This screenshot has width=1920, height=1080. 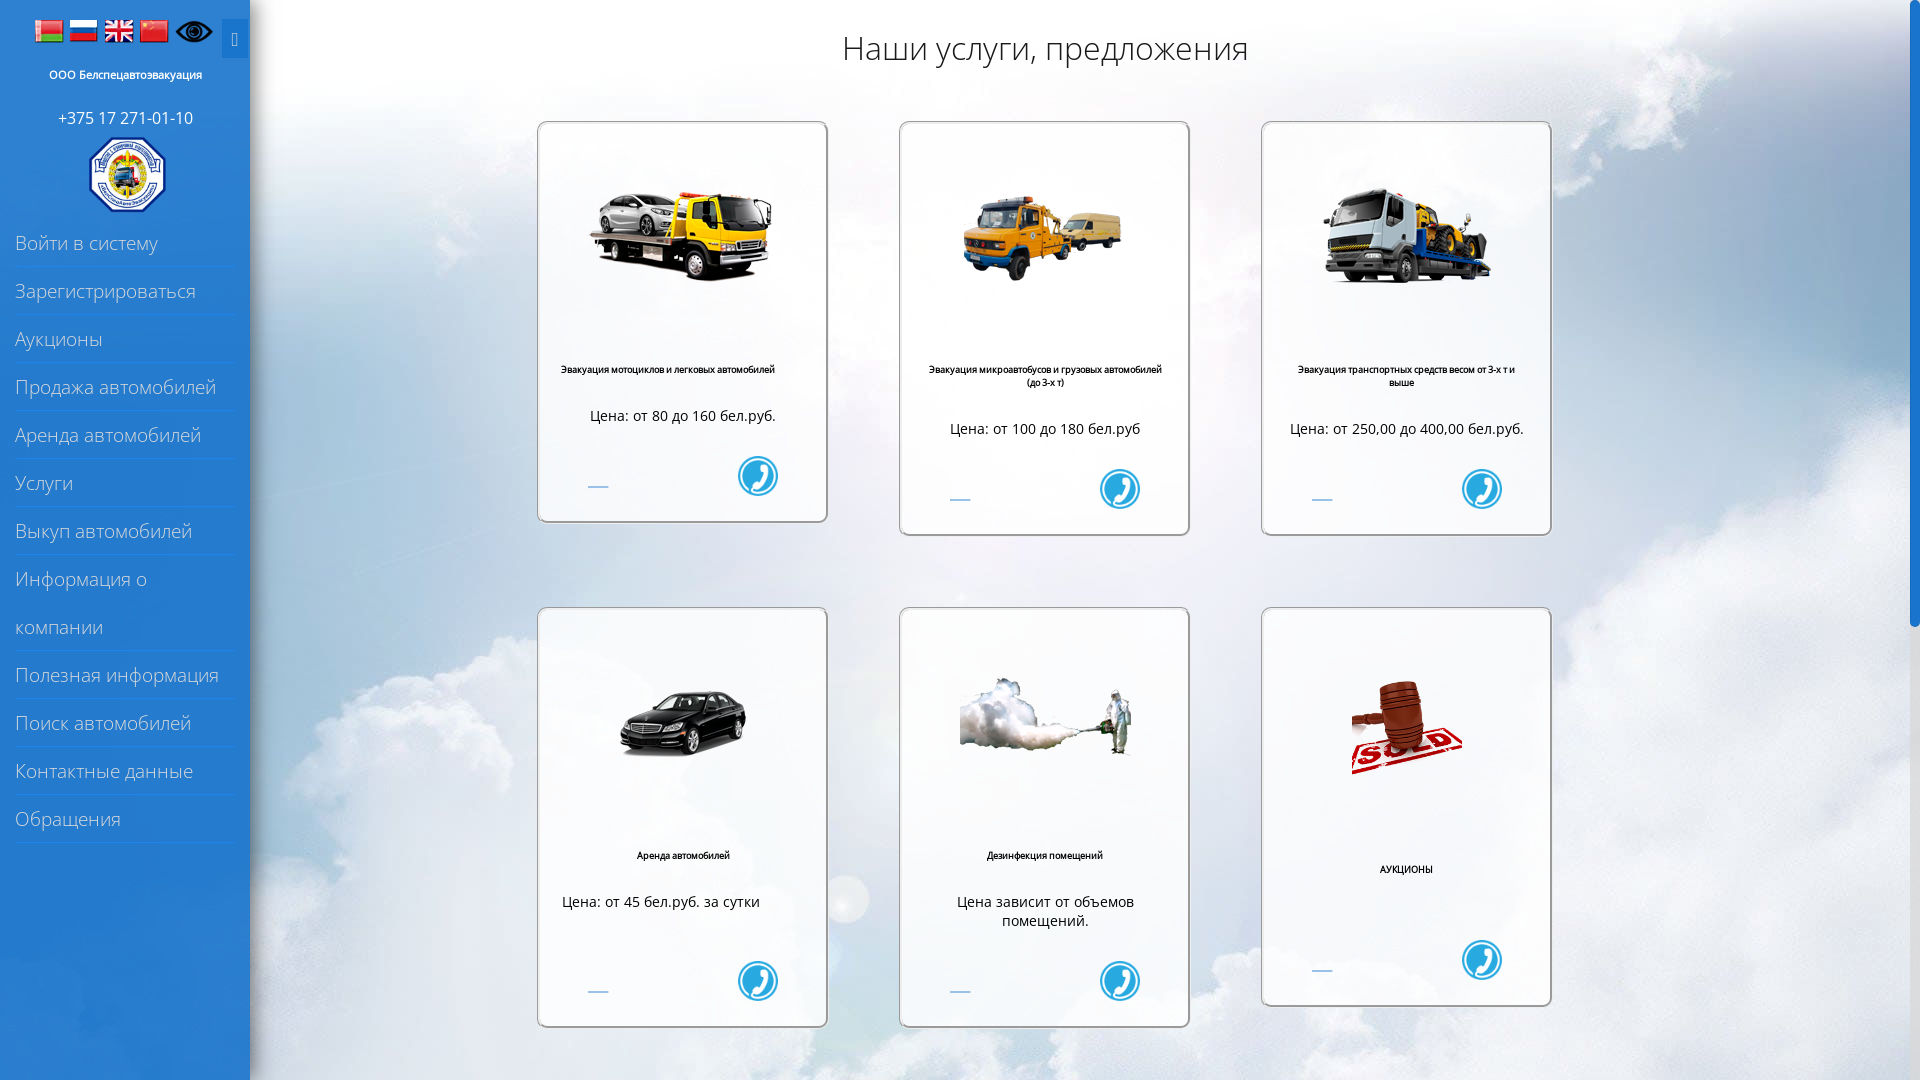 What do you see at coordinates (104, 31) in the screenshot?
I see `'English'` at bounding box center [104, 31].